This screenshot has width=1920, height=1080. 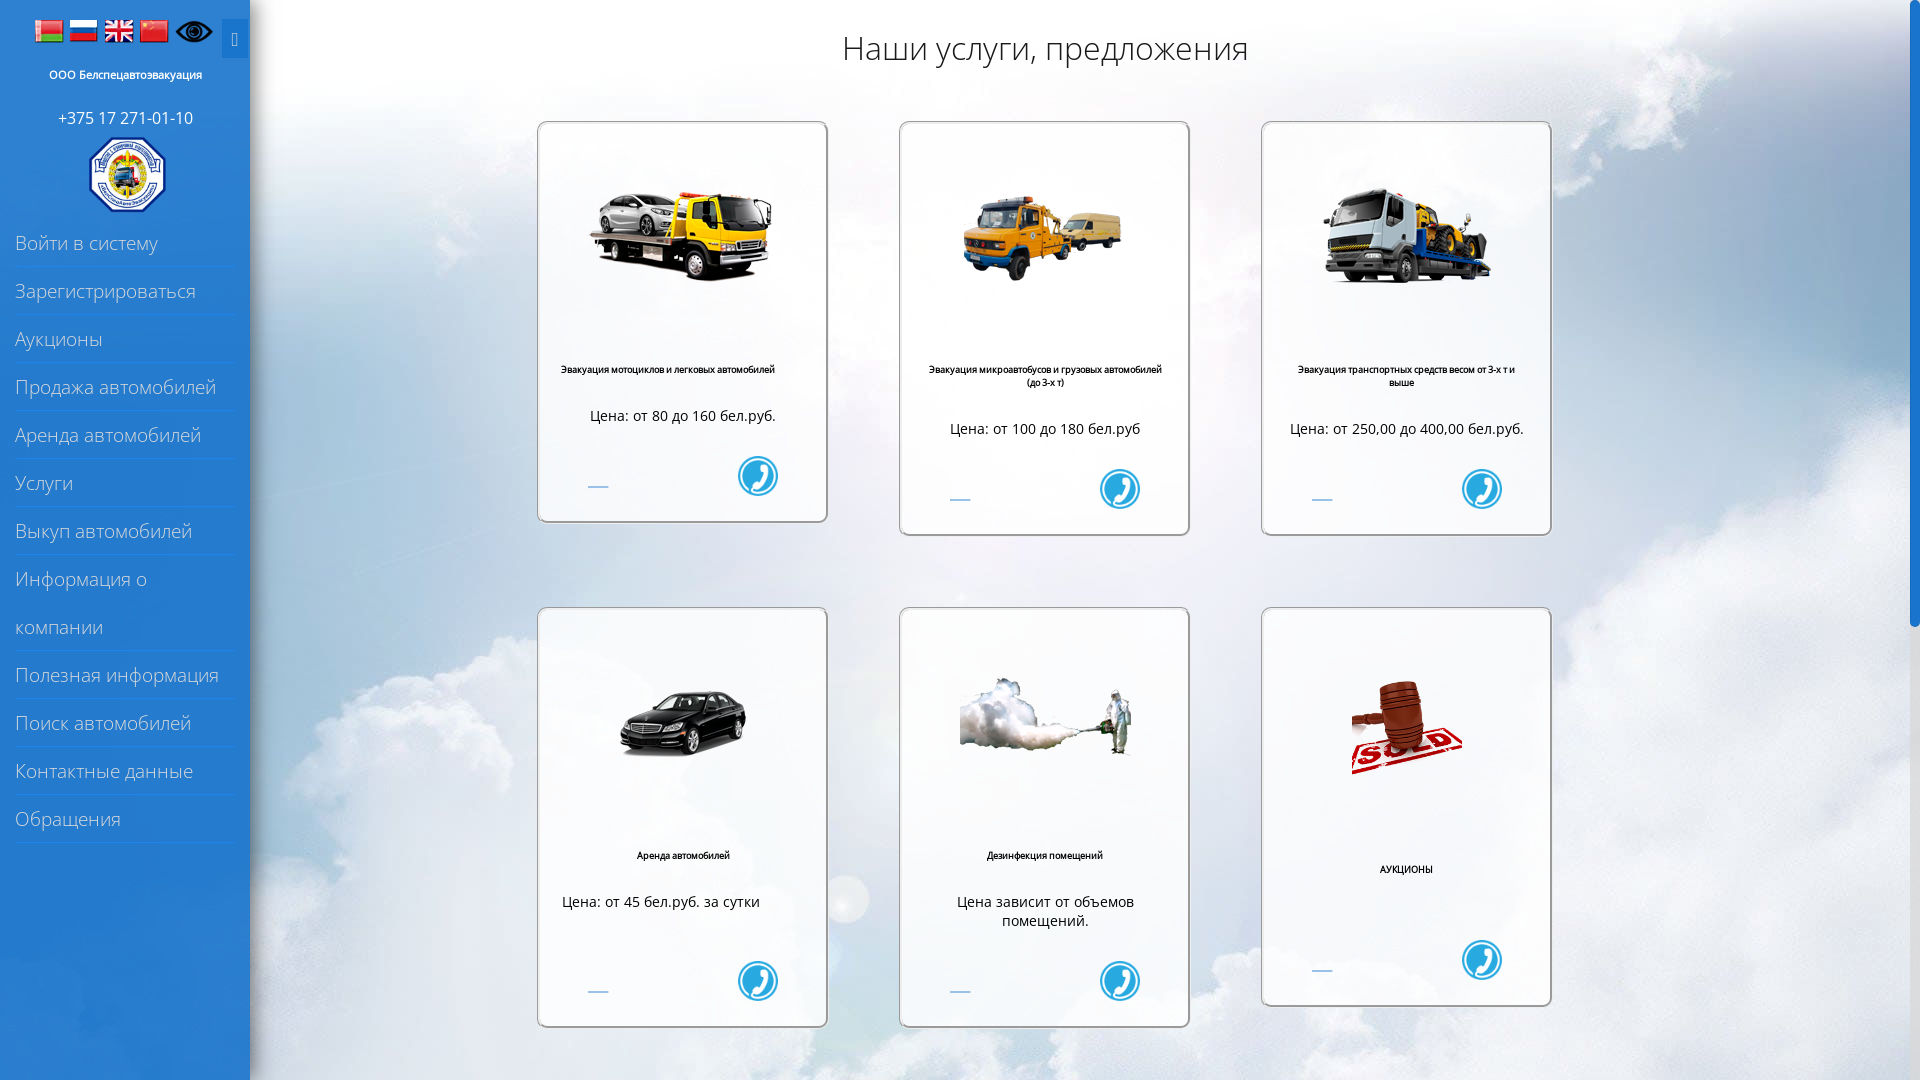 What do you see at coordinates (104, 31) in the screenshot?
I see `'English'` at bounding box center [104, 31].